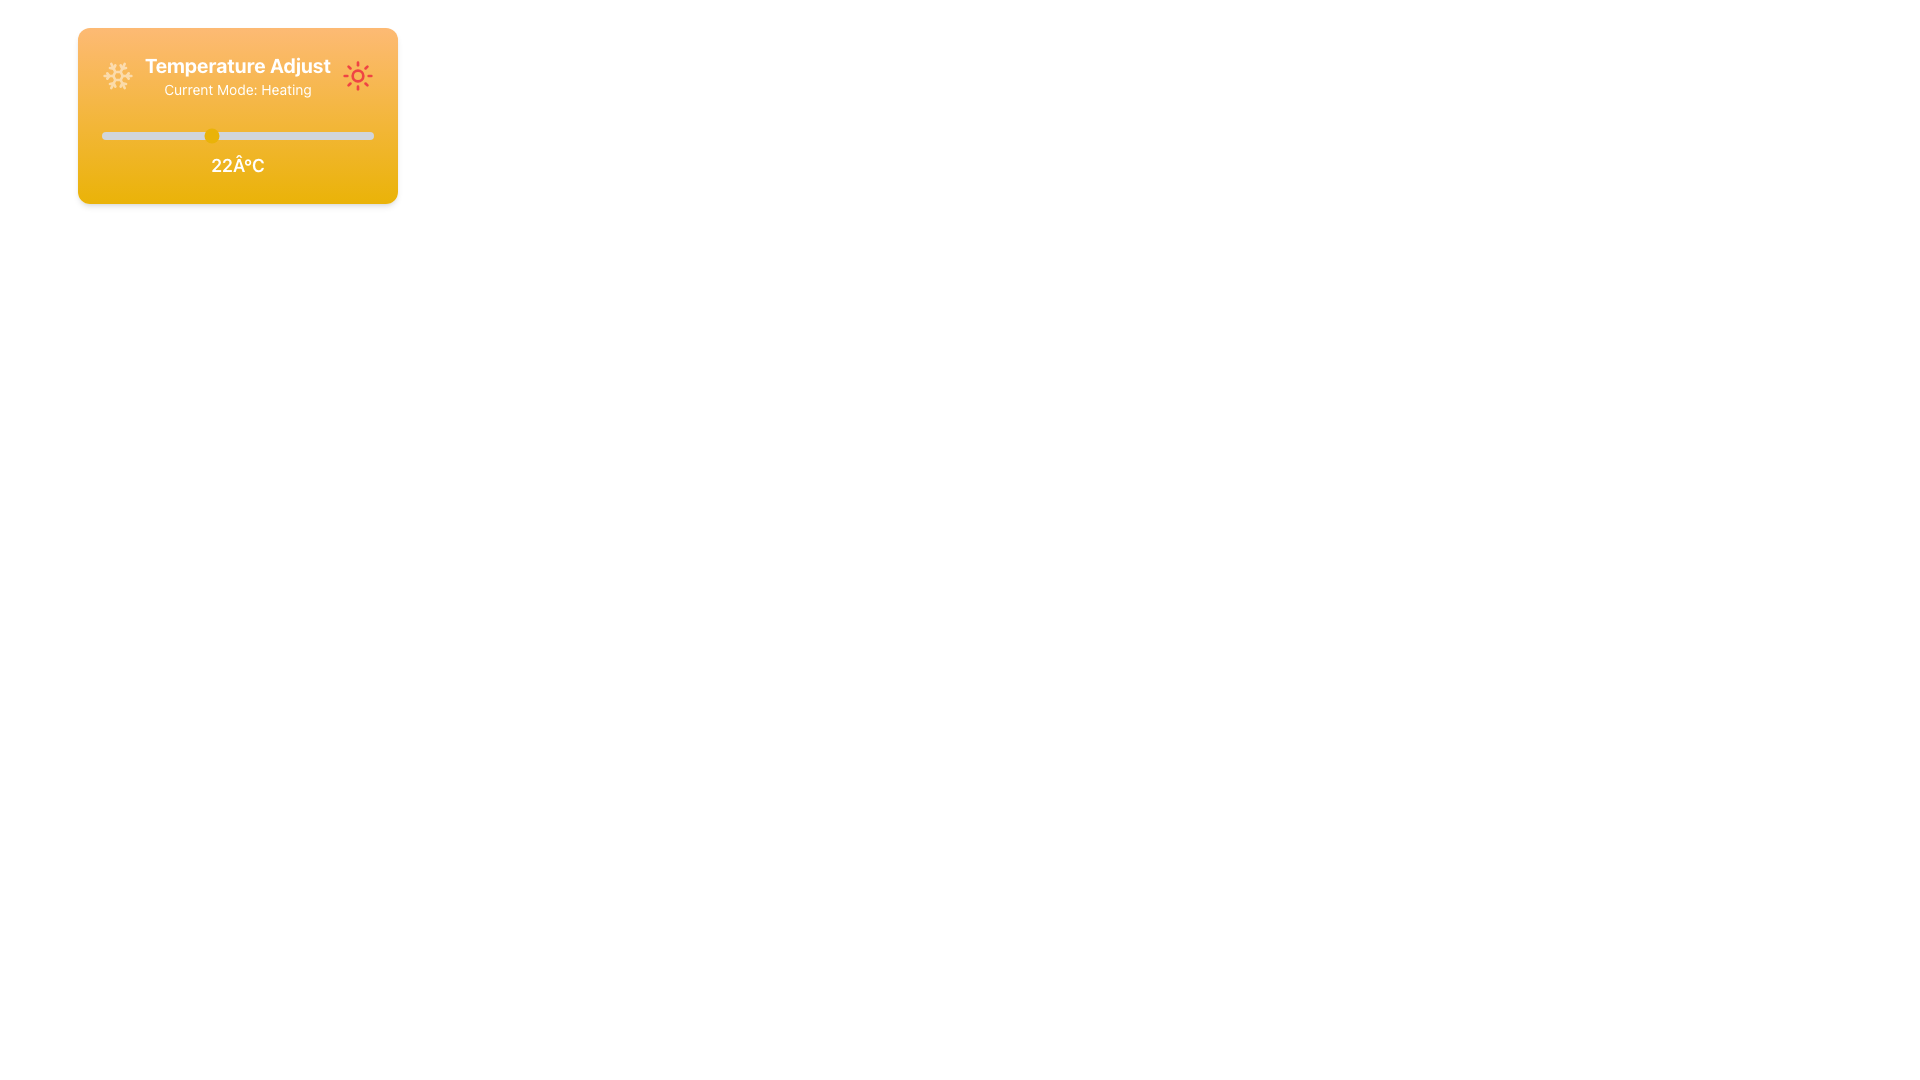 Image resolution: width=1920 pixels, height=1080 pixels. Describe the element at coordinates (291, 135) in the screenshot. I see `the temperature` at that location.